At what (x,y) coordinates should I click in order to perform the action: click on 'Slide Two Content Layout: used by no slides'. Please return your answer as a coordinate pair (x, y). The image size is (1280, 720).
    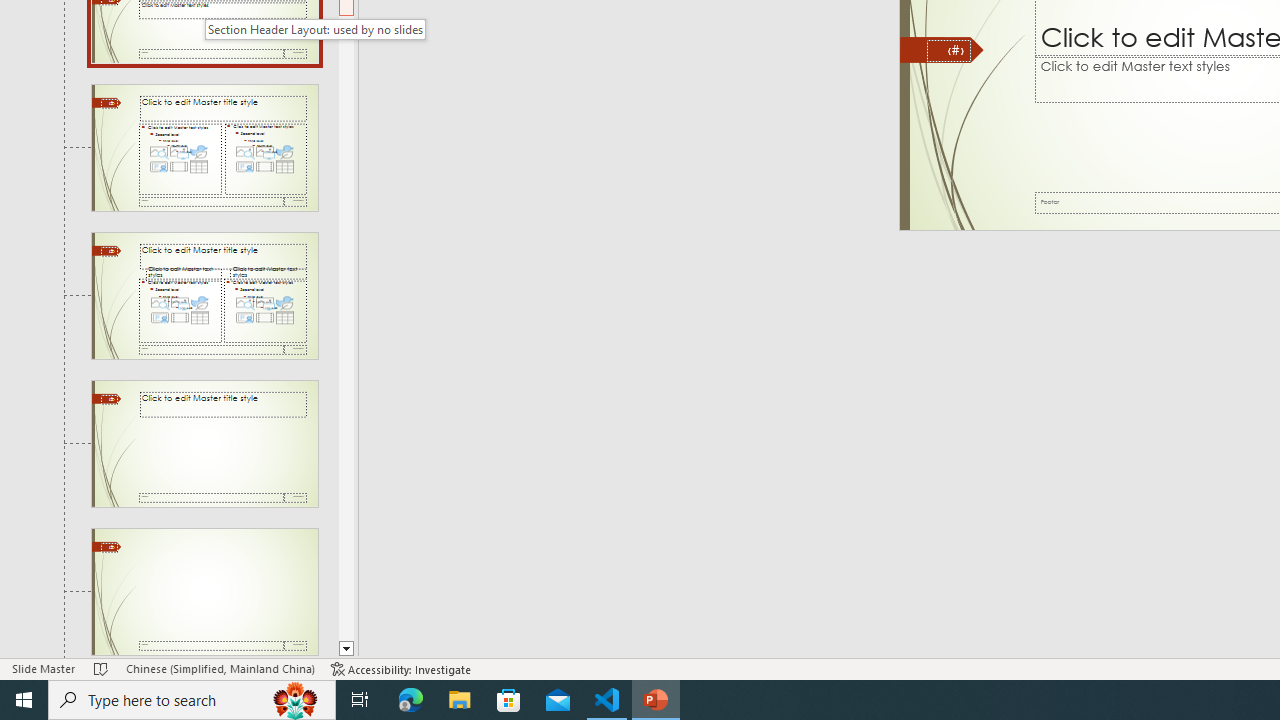
    Looking at the image, I should click on (204, 146).